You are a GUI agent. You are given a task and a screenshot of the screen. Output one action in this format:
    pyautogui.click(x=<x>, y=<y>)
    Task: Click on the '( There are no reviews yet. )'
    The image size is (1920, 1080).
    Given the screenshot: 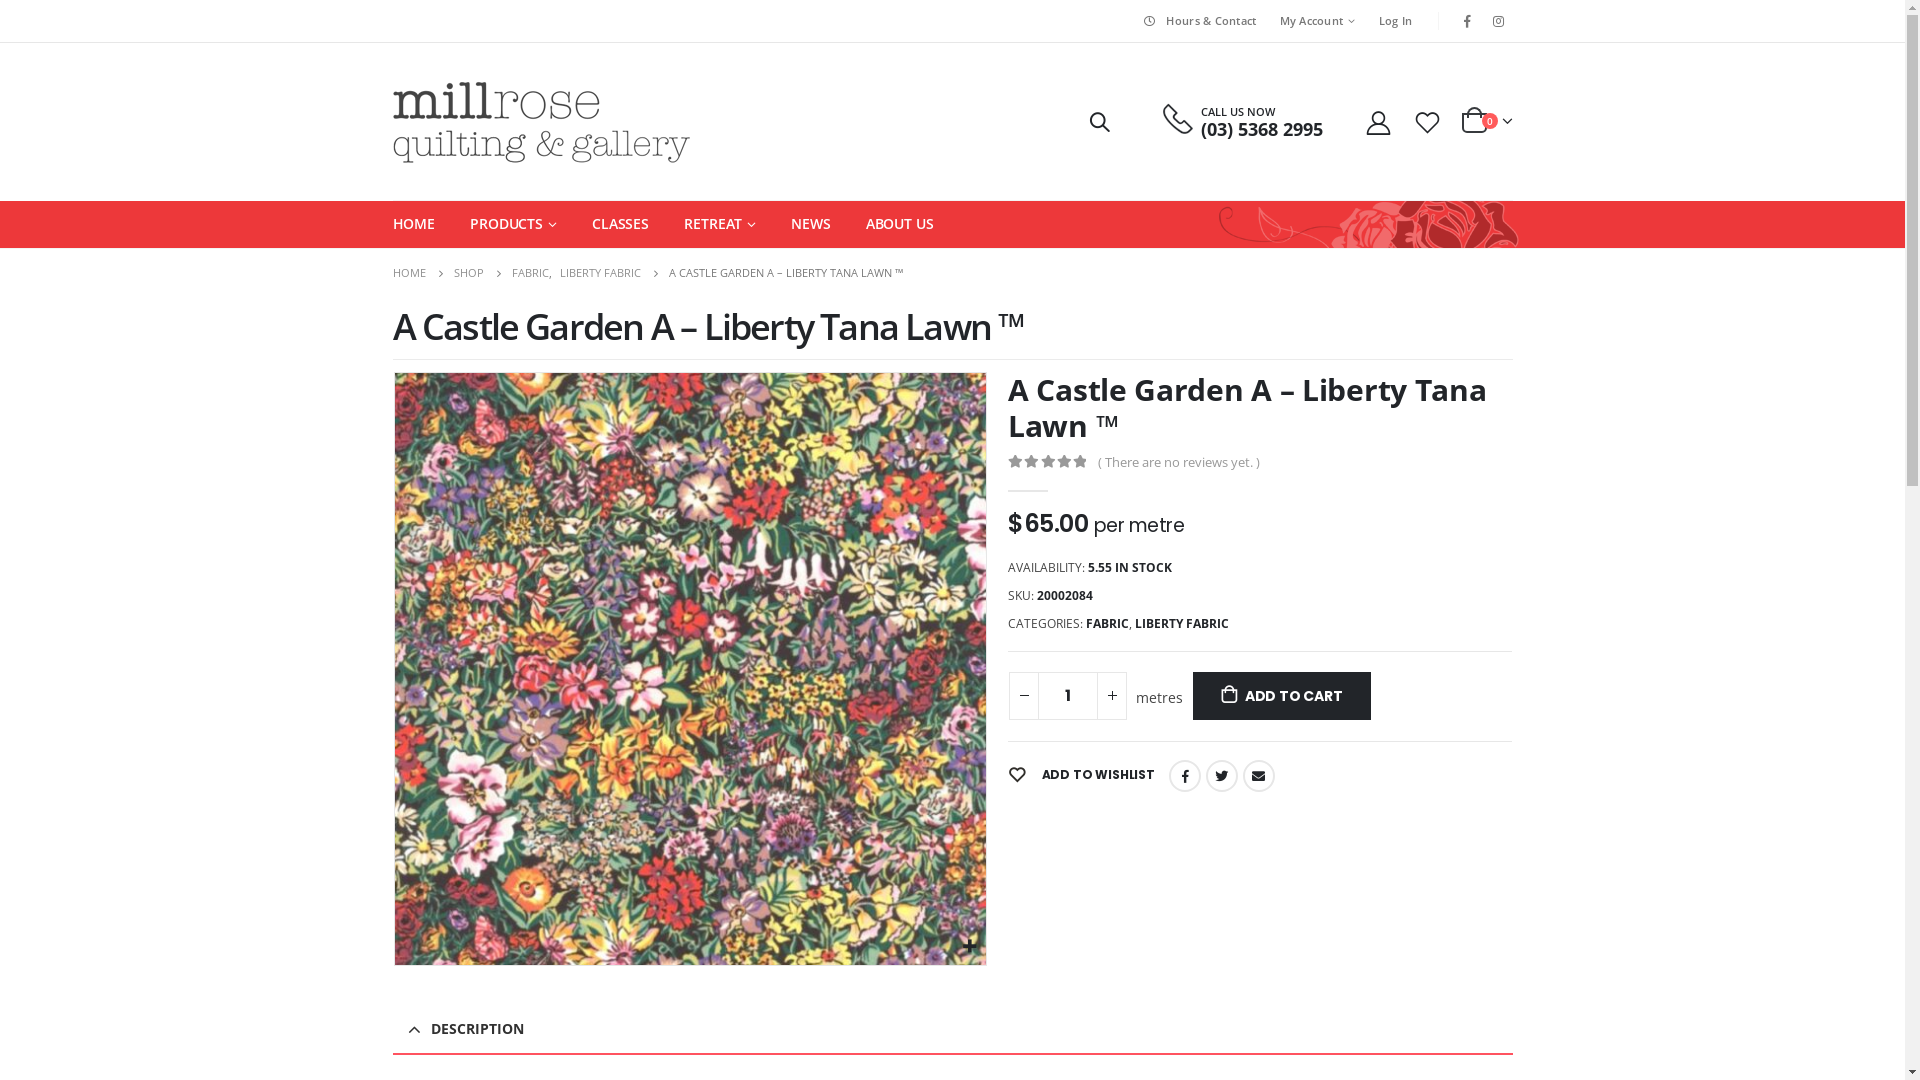 What is the action you would take?
    pyautogui.click(x=1183, y=462)
    